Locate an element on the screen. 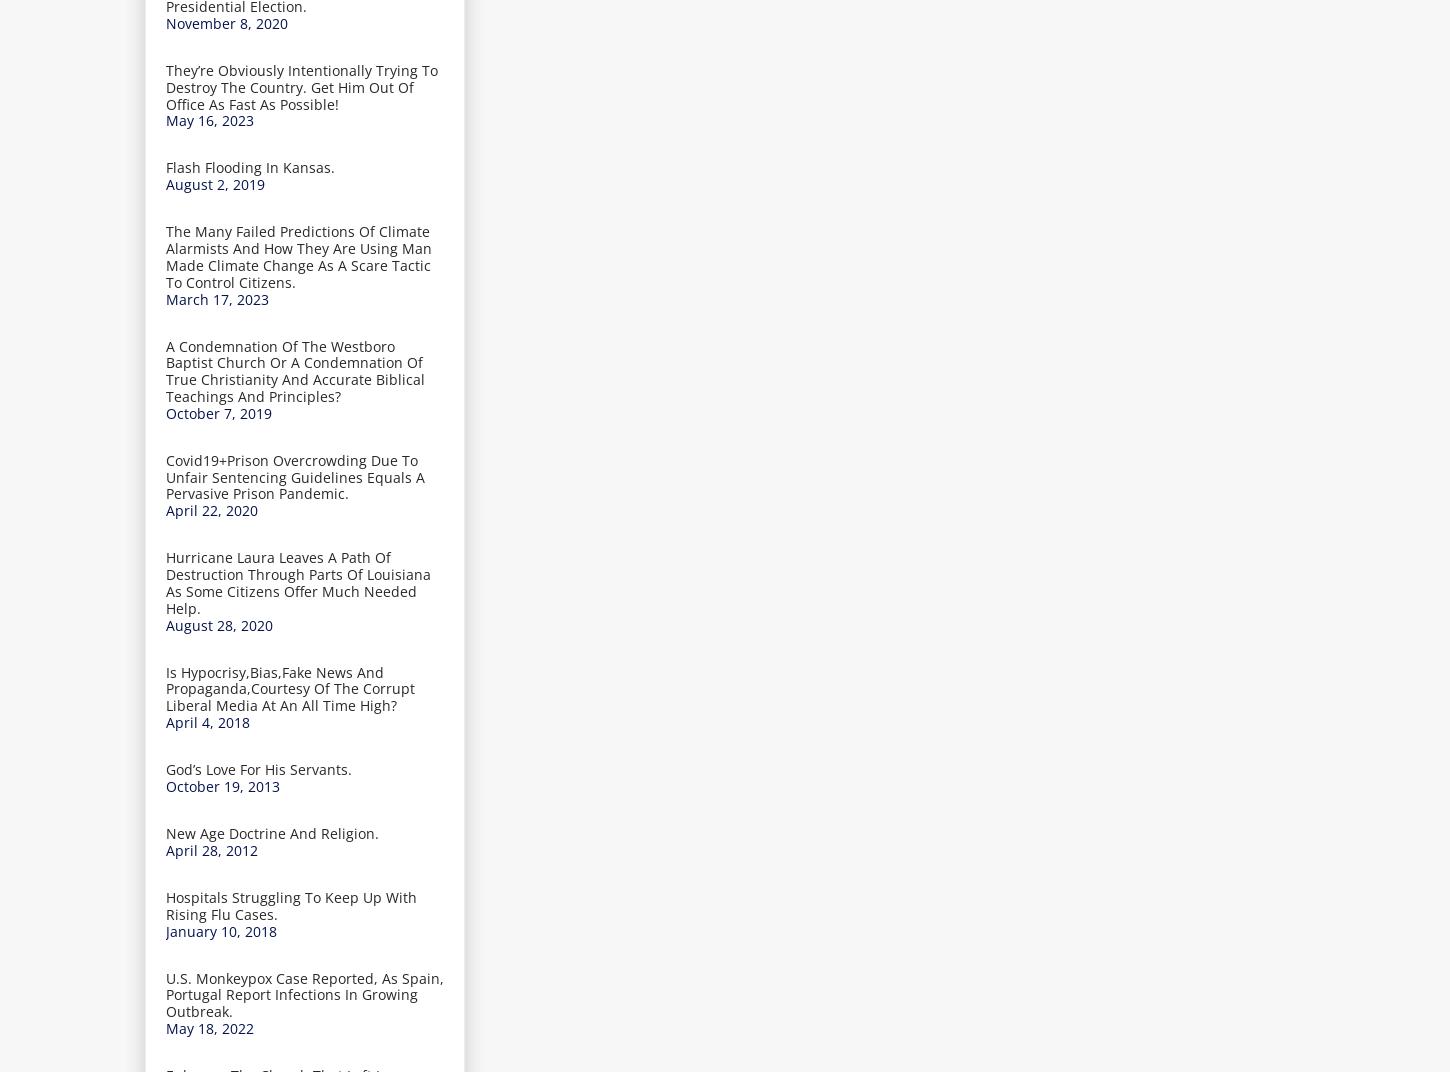 This screenshot has width=1450, height=1072. 'May 18, 2022' is located at coordinates (208, 1027).